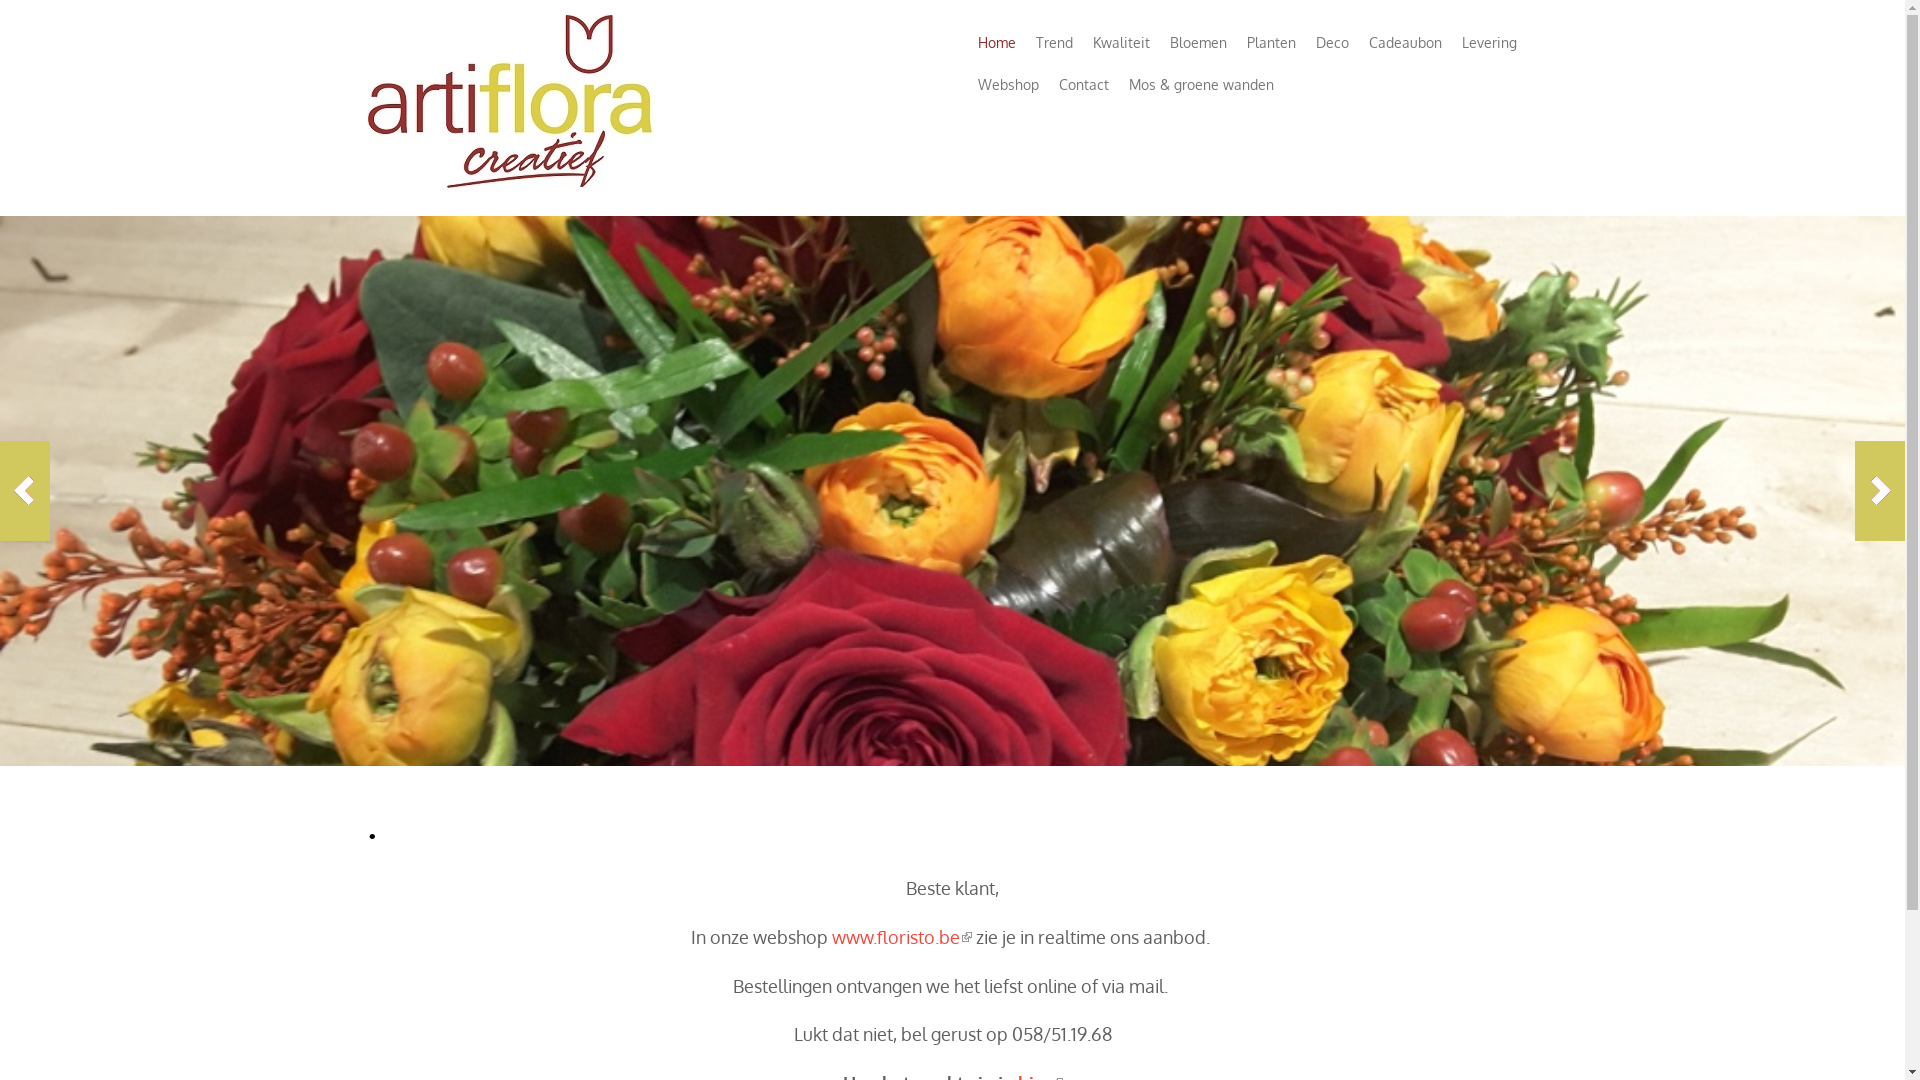  I want to click on 'Webshop', so click(1008, 83).